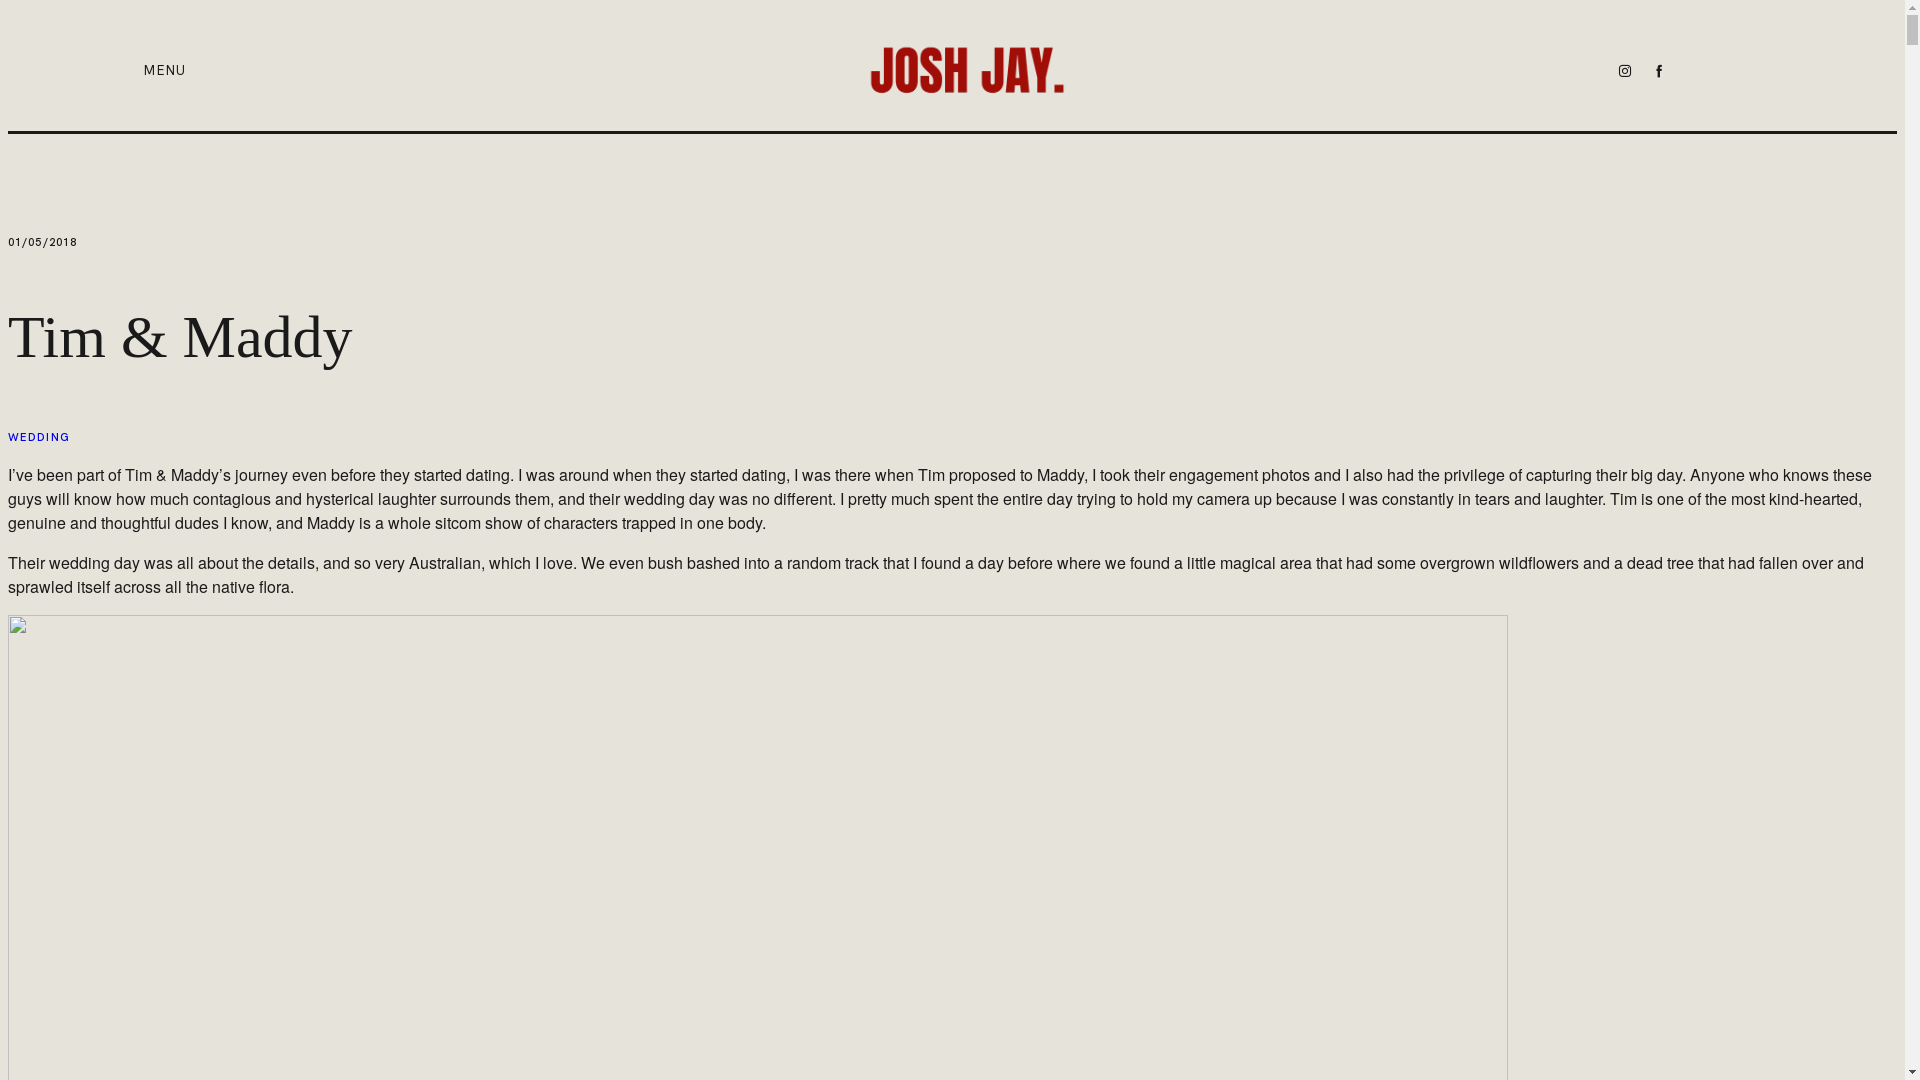 This screenshot has width=1920, height=1080. What do you see at coordinates (8, 436) in the screenshot?
I see `'WEDDING'` at bounding box center [8, 436].